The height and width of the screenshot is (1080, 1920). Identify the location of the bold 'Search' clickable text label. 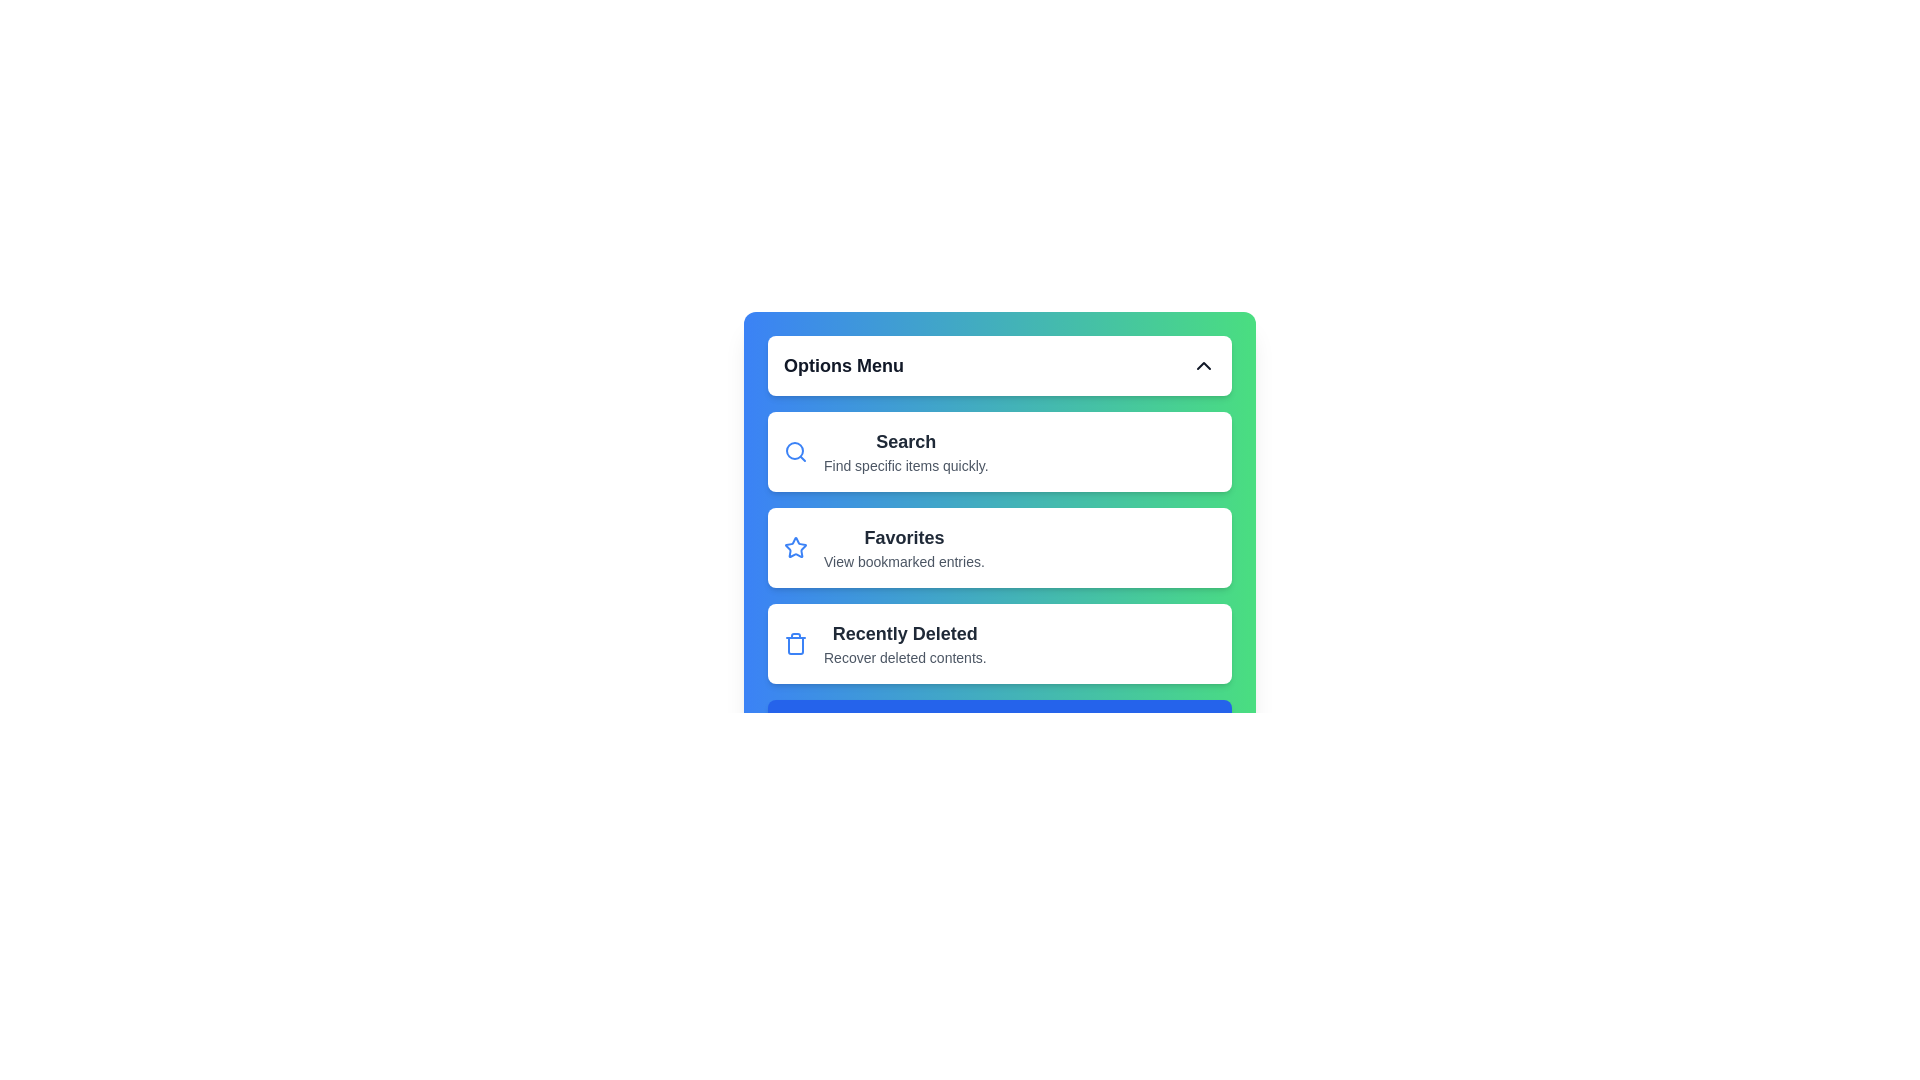
(905, 441).